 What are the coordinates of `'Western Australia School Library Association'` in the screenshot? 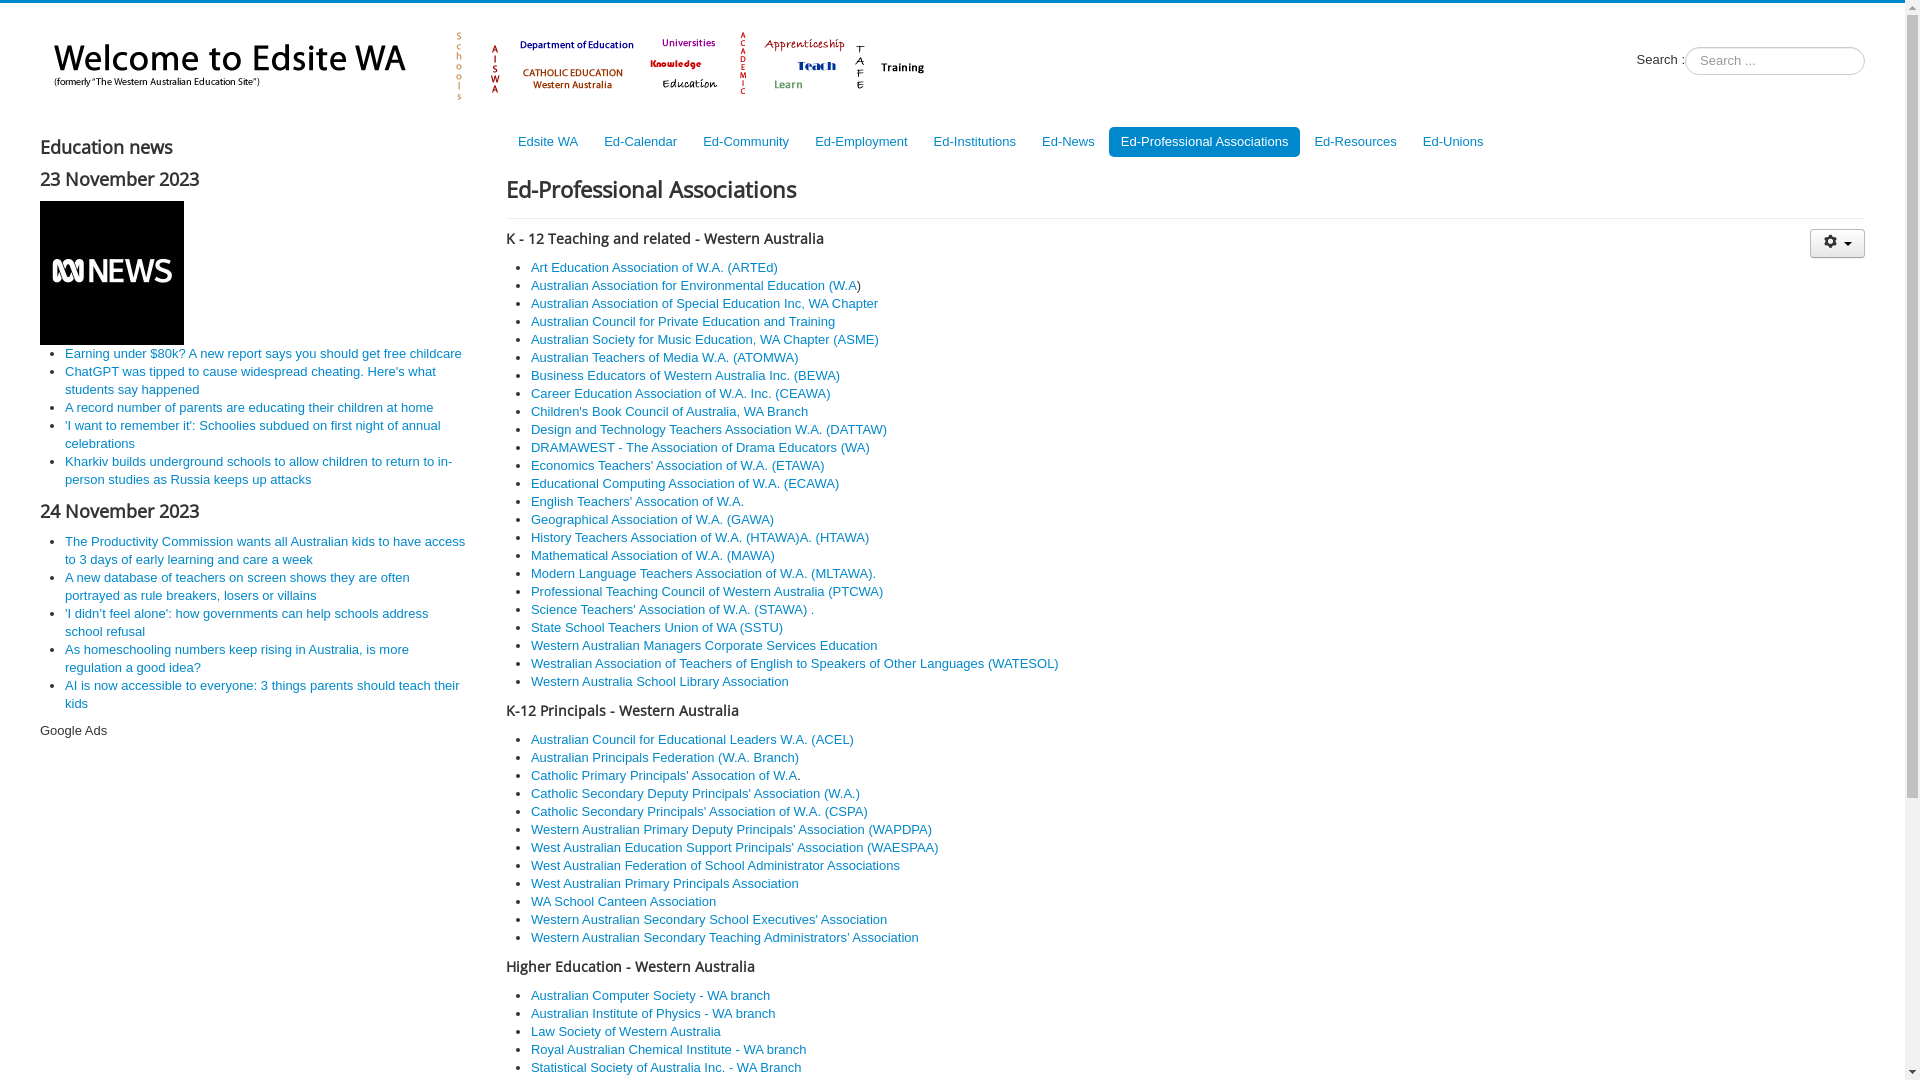 It's located at (660, 680).